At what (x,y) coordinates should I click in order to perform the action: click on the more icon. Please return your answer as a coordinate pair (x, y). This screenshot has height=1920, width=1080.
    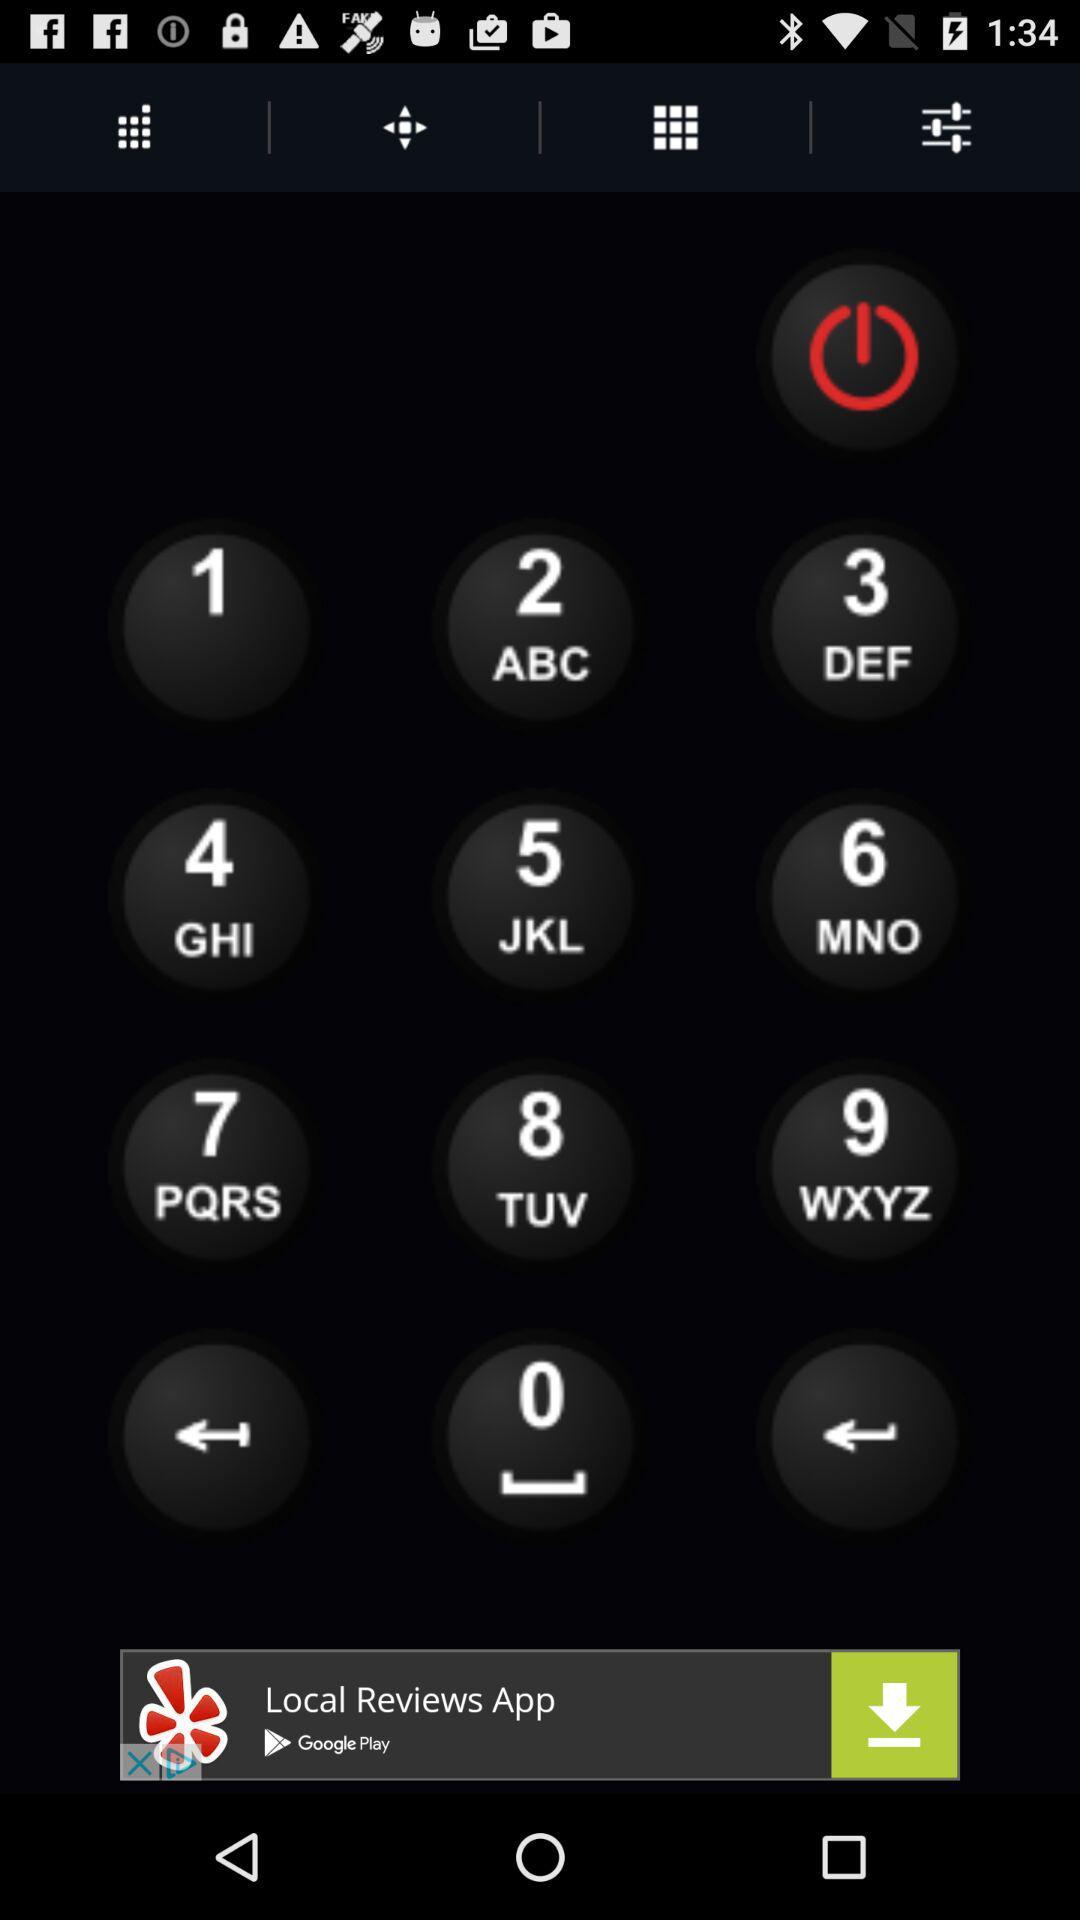
    Looking at the image, I should click on (133, 135).